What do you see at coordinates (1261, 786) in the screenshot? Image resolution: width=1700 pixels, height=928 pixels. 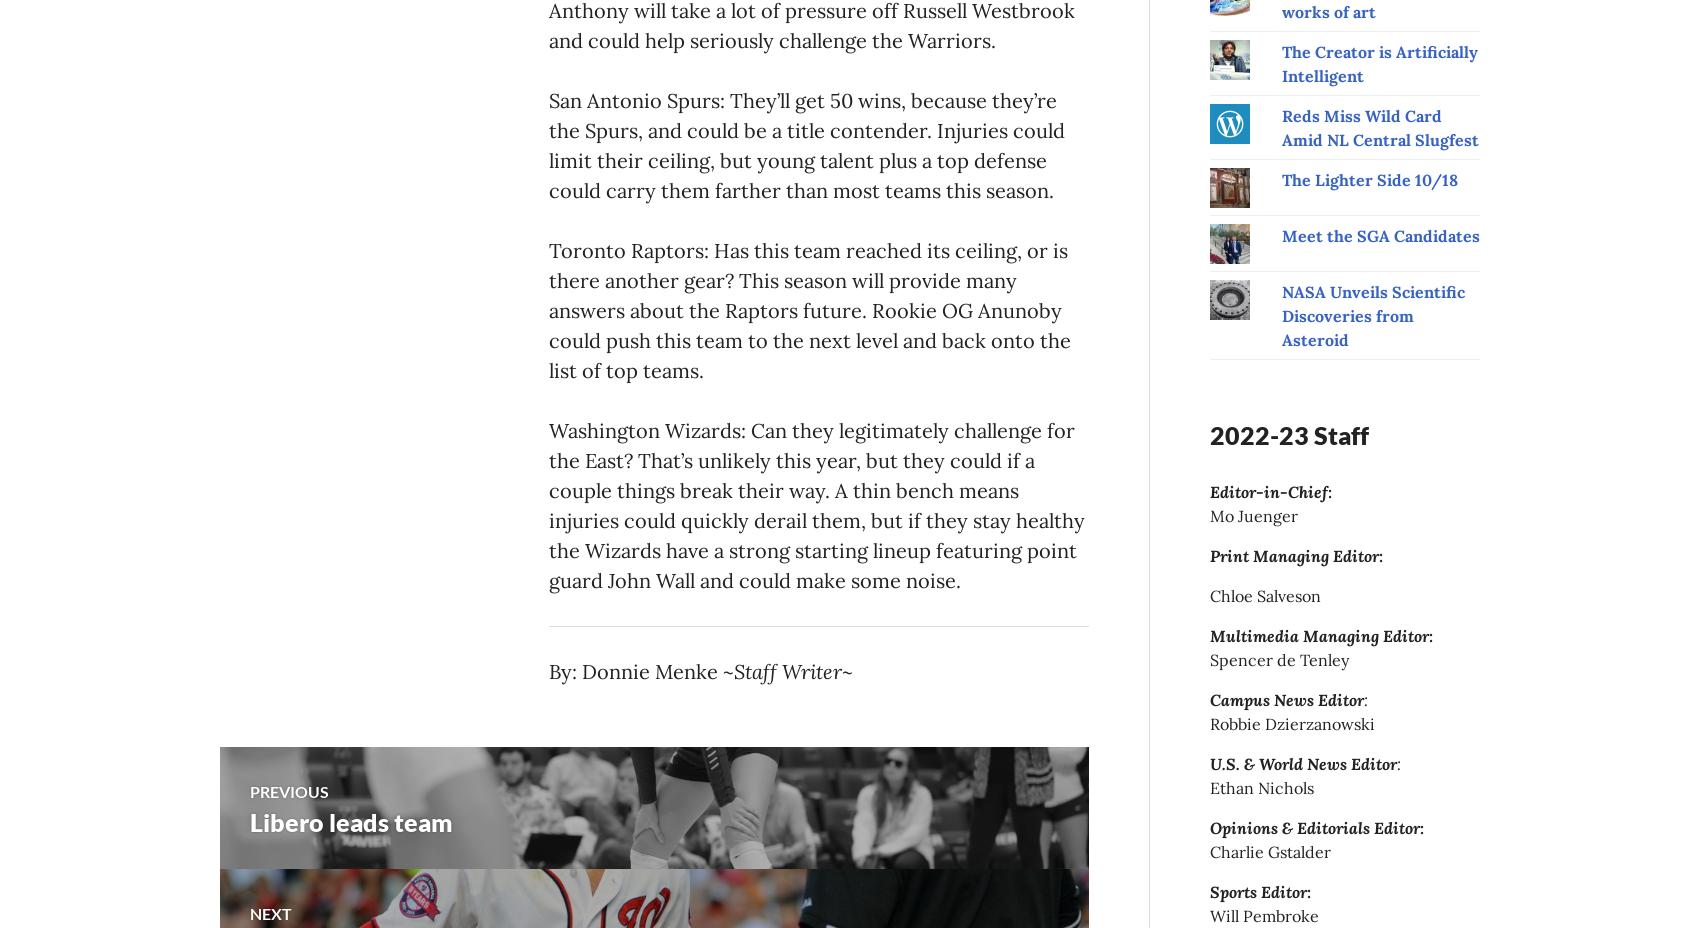 I see `'Ethan Nichols'` at bounding box center [1261, 786].